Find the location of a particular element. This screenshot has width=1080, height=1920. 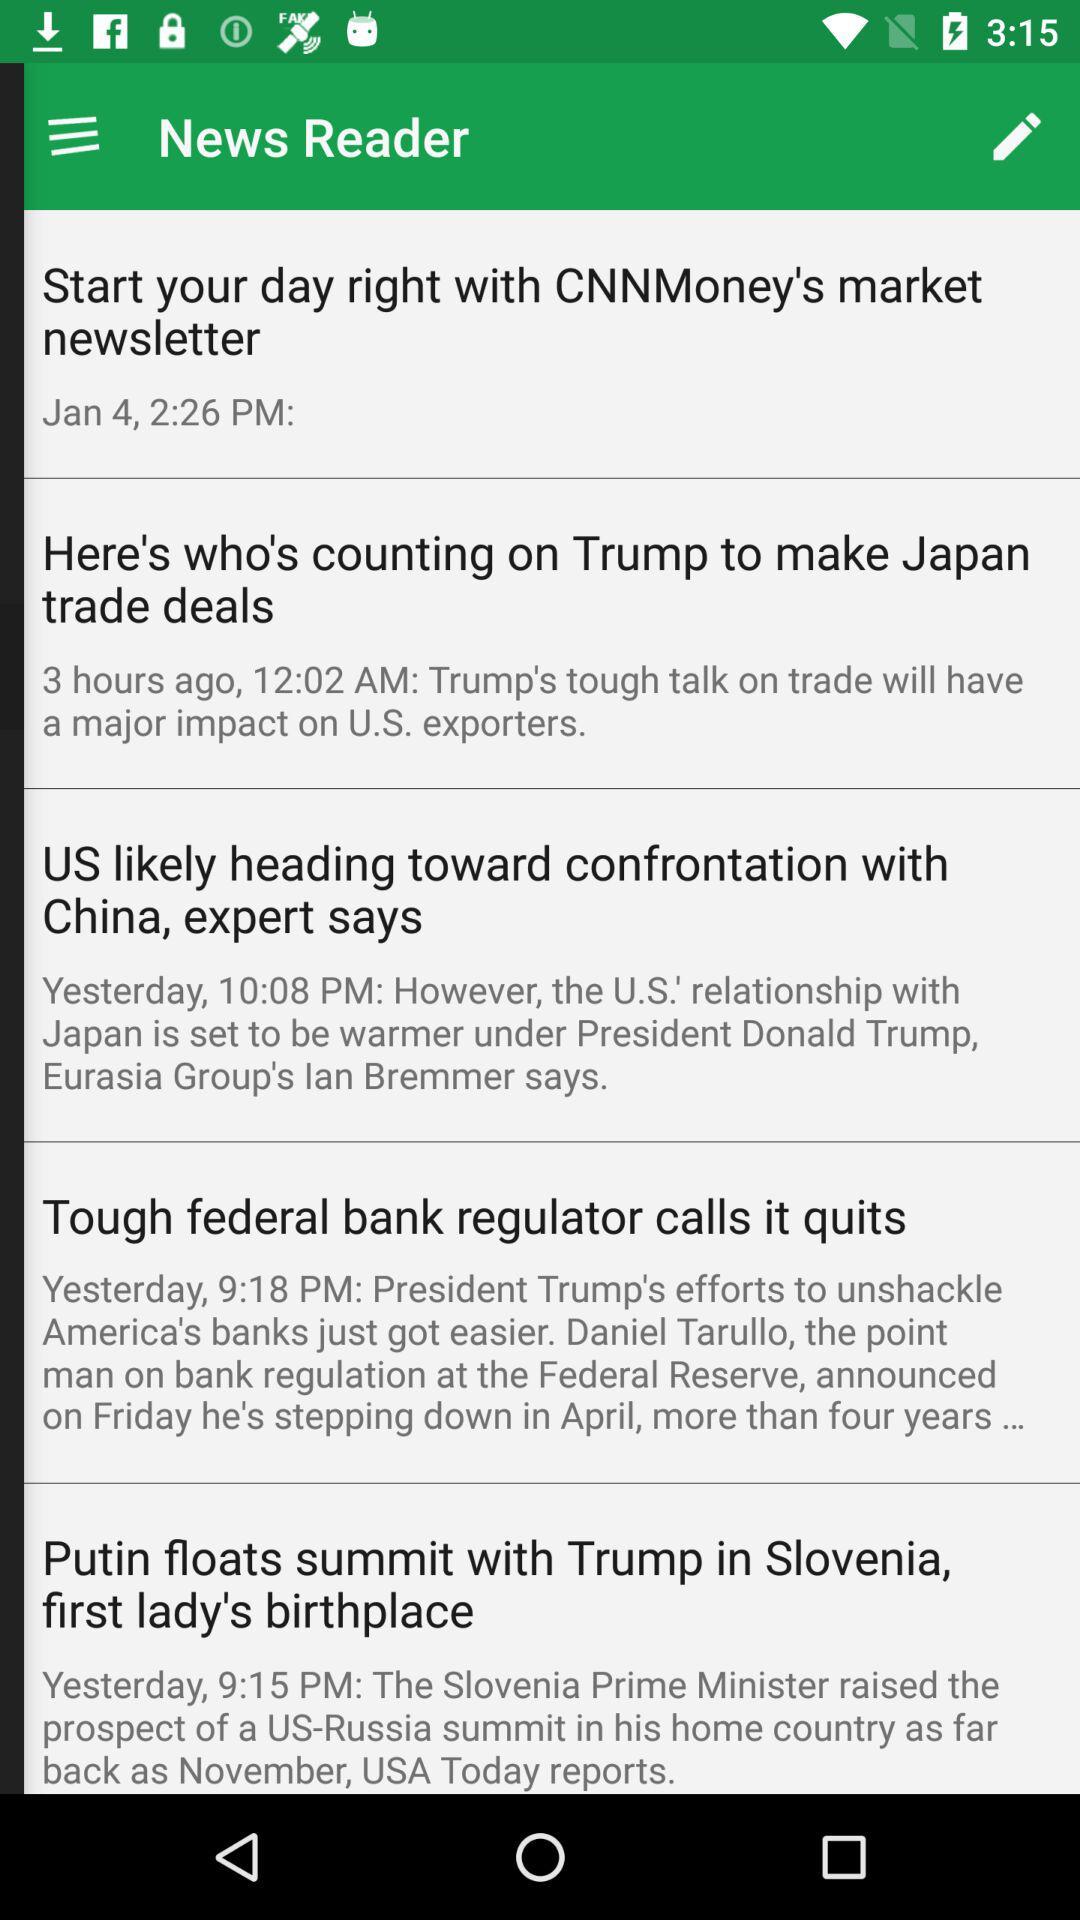

the item to the left of the news reader icon is located at coordinates (72, 135).